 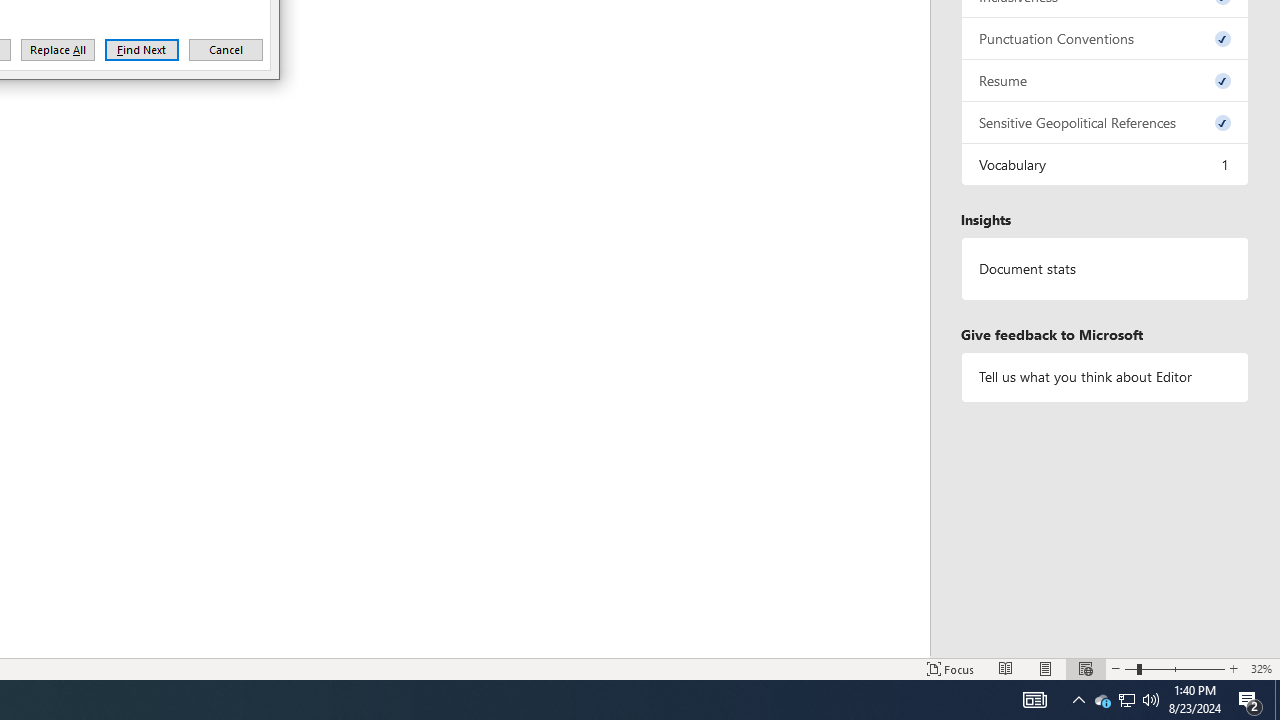 I want to click on 'User Promoted Notification Area', so click(x=1101, y=698).